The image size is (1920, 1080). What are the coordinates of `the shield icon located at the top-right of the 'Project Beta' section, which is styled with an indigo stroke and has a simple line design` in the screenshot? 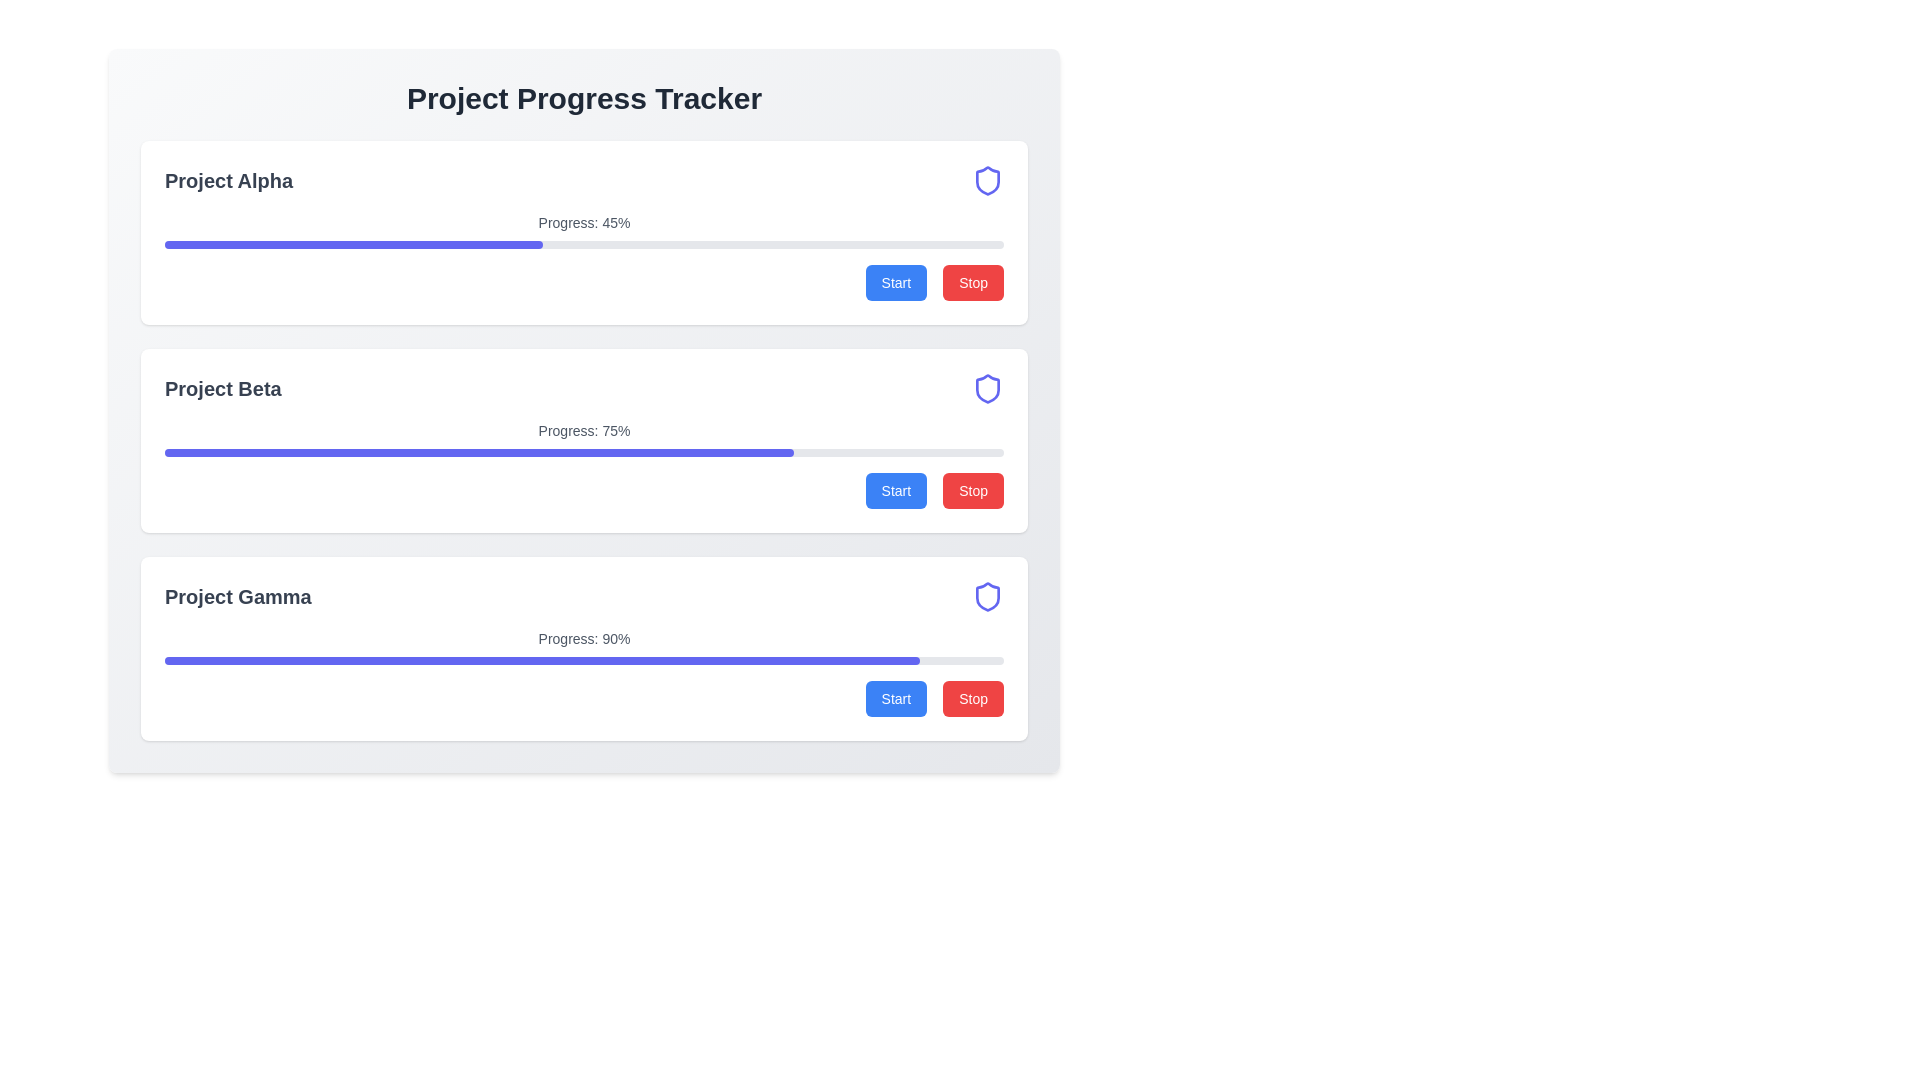 It's located at (988, 389).